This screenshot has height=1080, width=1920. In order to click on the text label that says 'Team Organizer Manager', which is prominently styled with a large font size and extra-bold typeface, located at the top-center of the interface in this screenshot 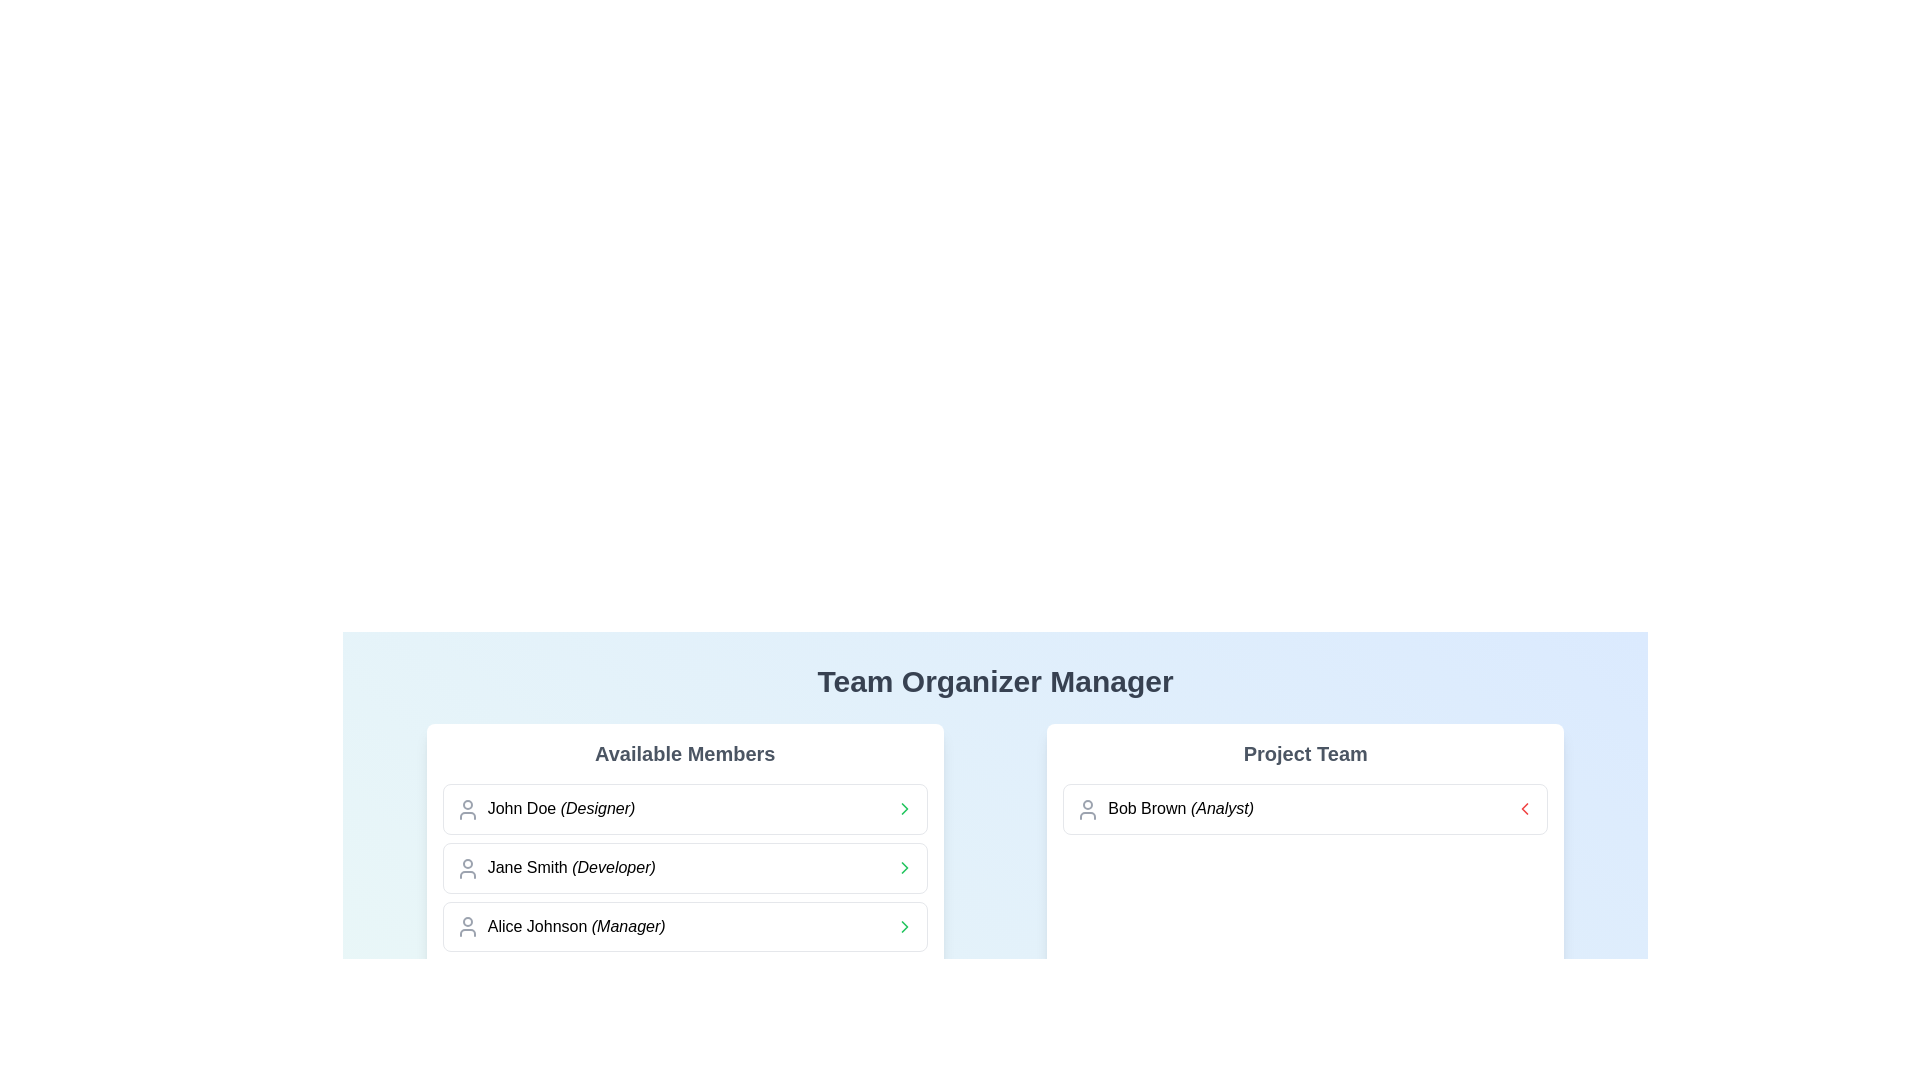, I will do `click(995, 681)`.